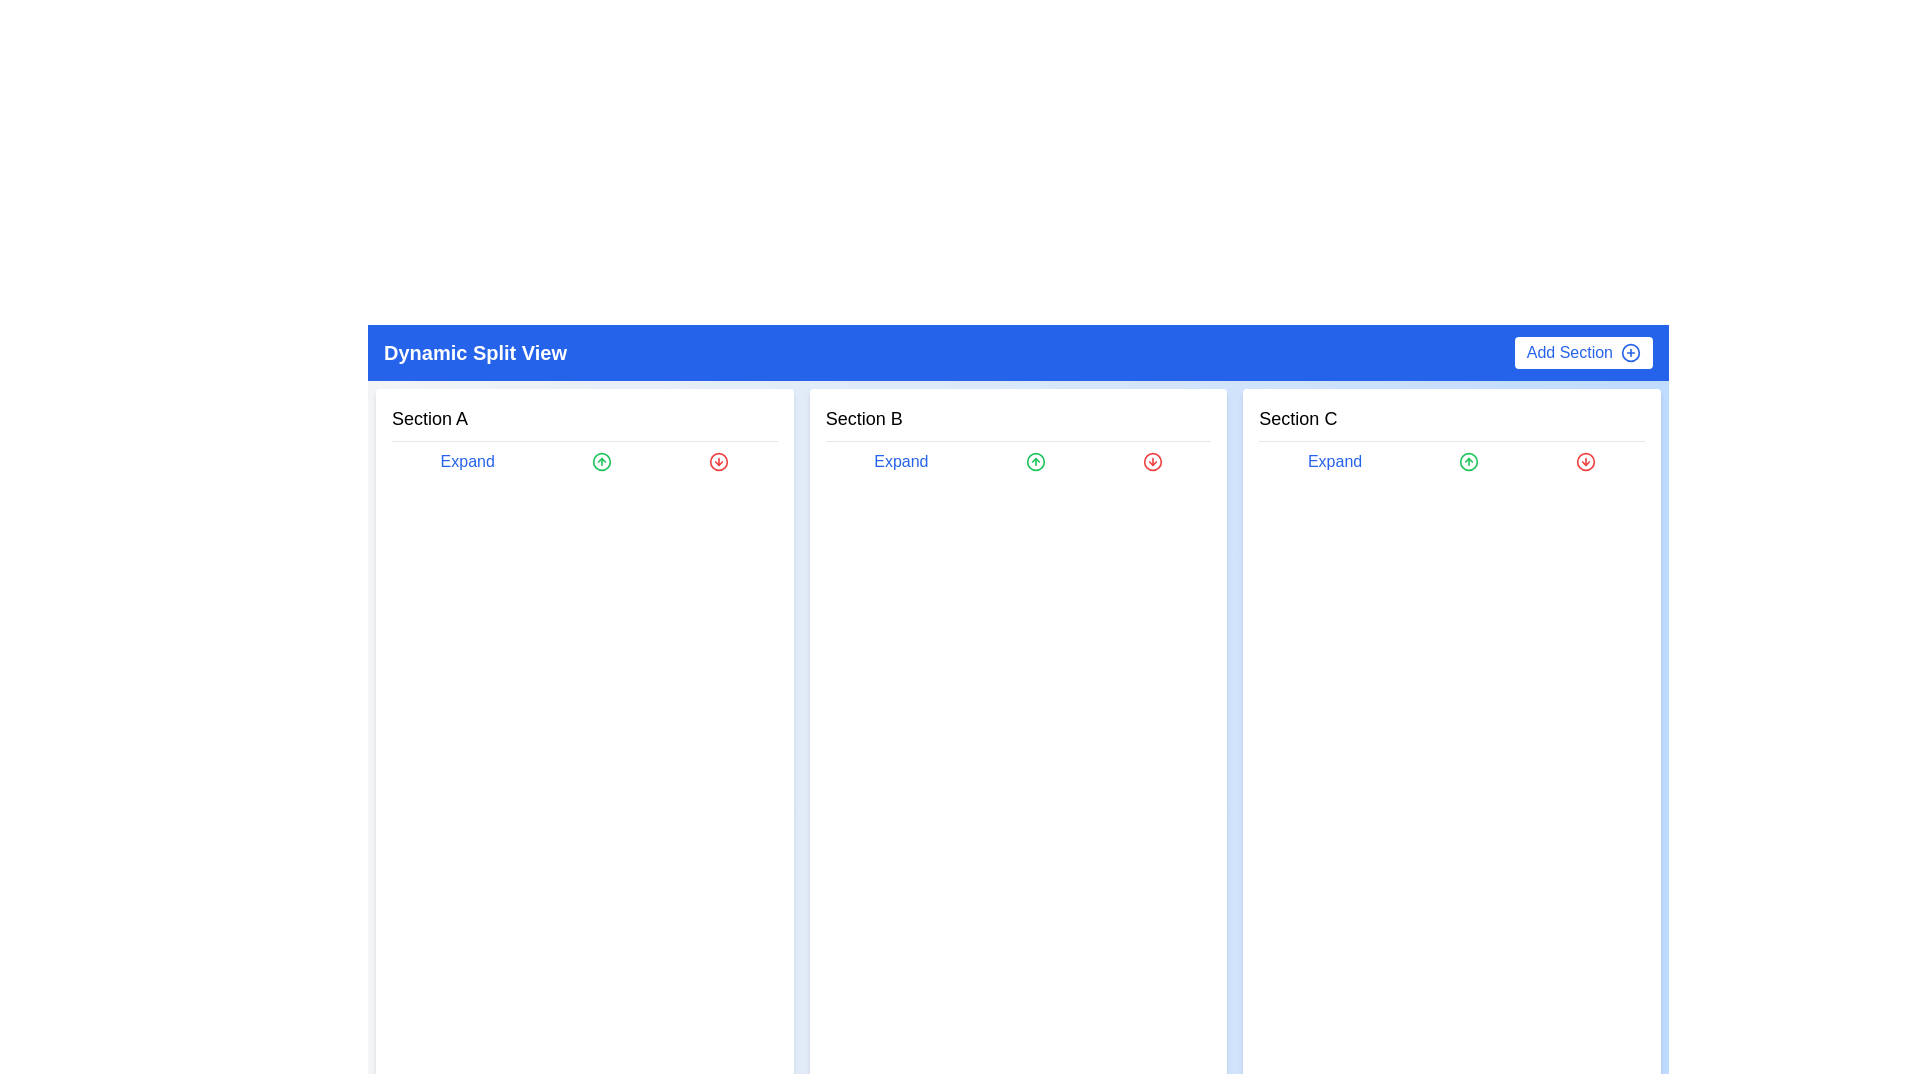  What do you see at coordinates (1035, 462) in the screenshot?
I see `the green circular arrow icon button located in 'Section B', positioned to the right of the 'Expand' link and between the 'Expand' text and a red down arrow icon` at bounding box center [1035, 462].